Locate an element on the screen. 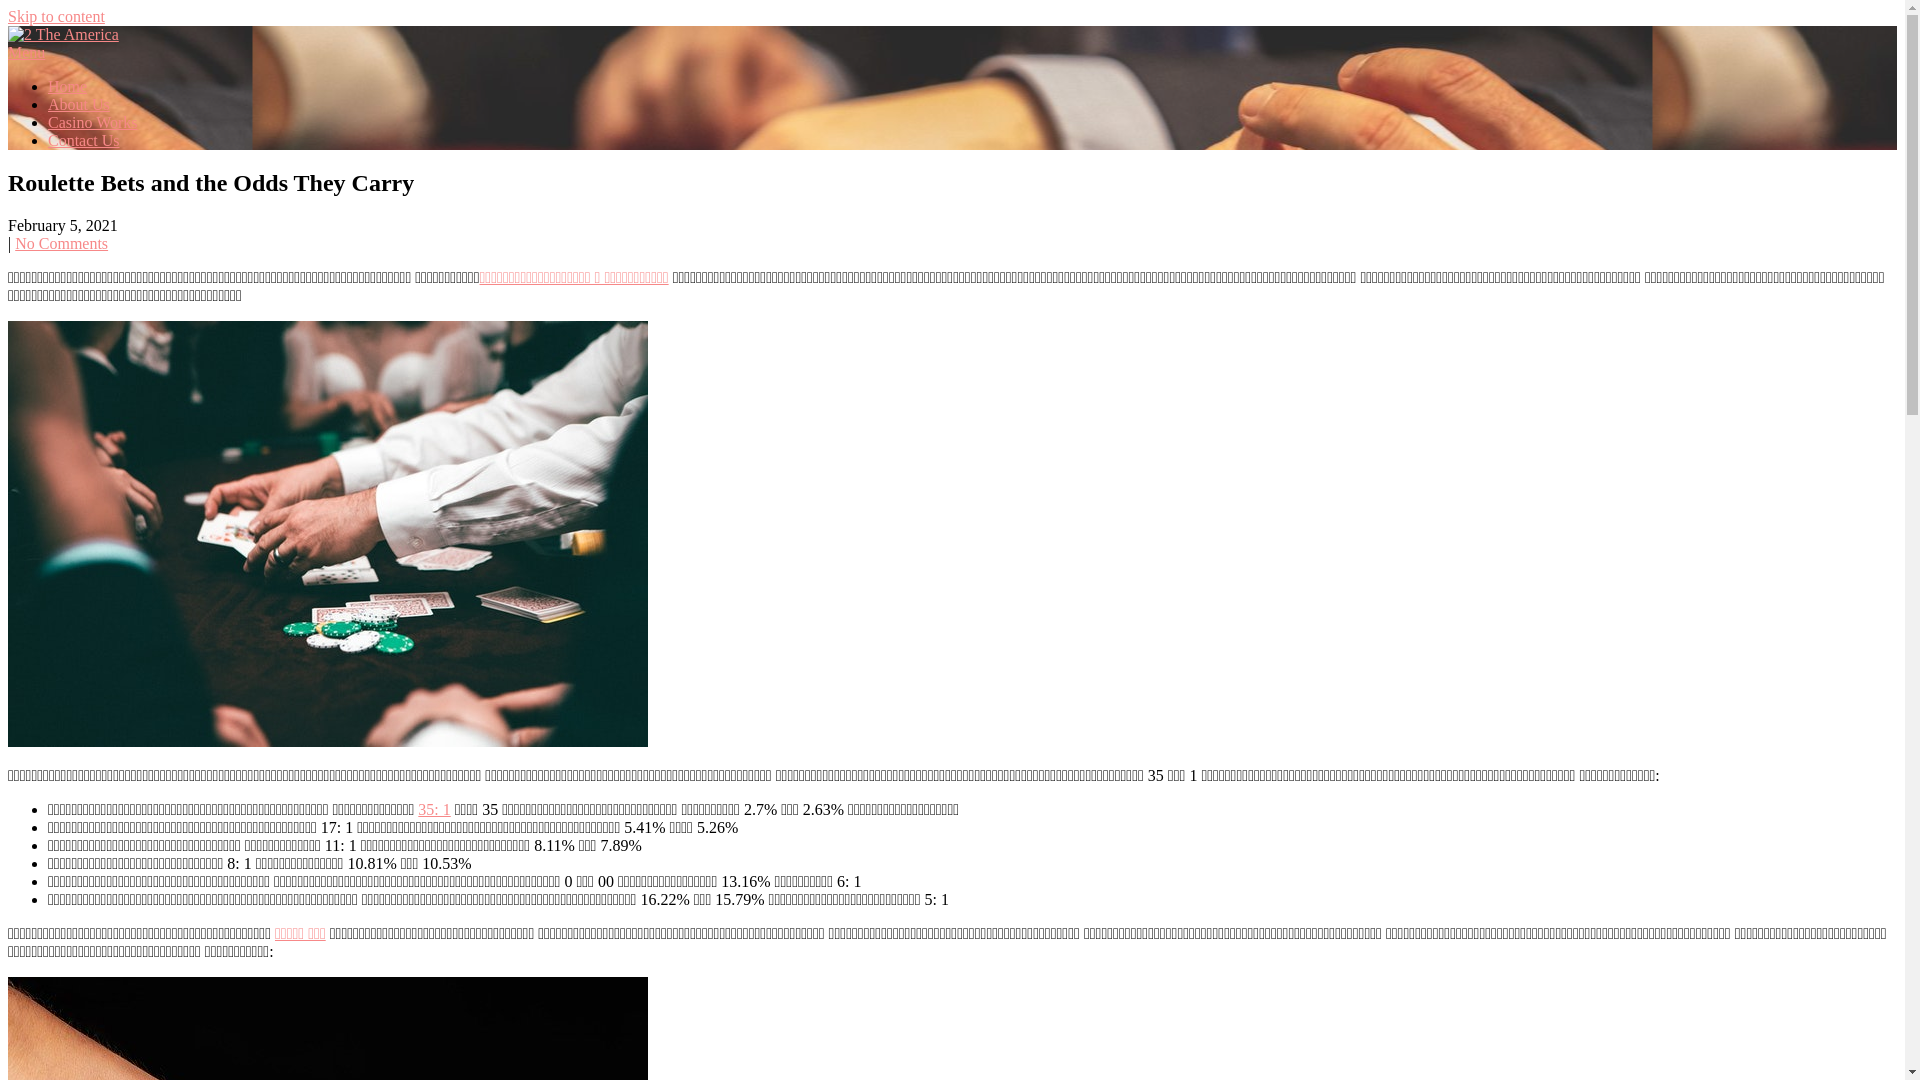  'Contact Us' is located at coordinates (82, 139).